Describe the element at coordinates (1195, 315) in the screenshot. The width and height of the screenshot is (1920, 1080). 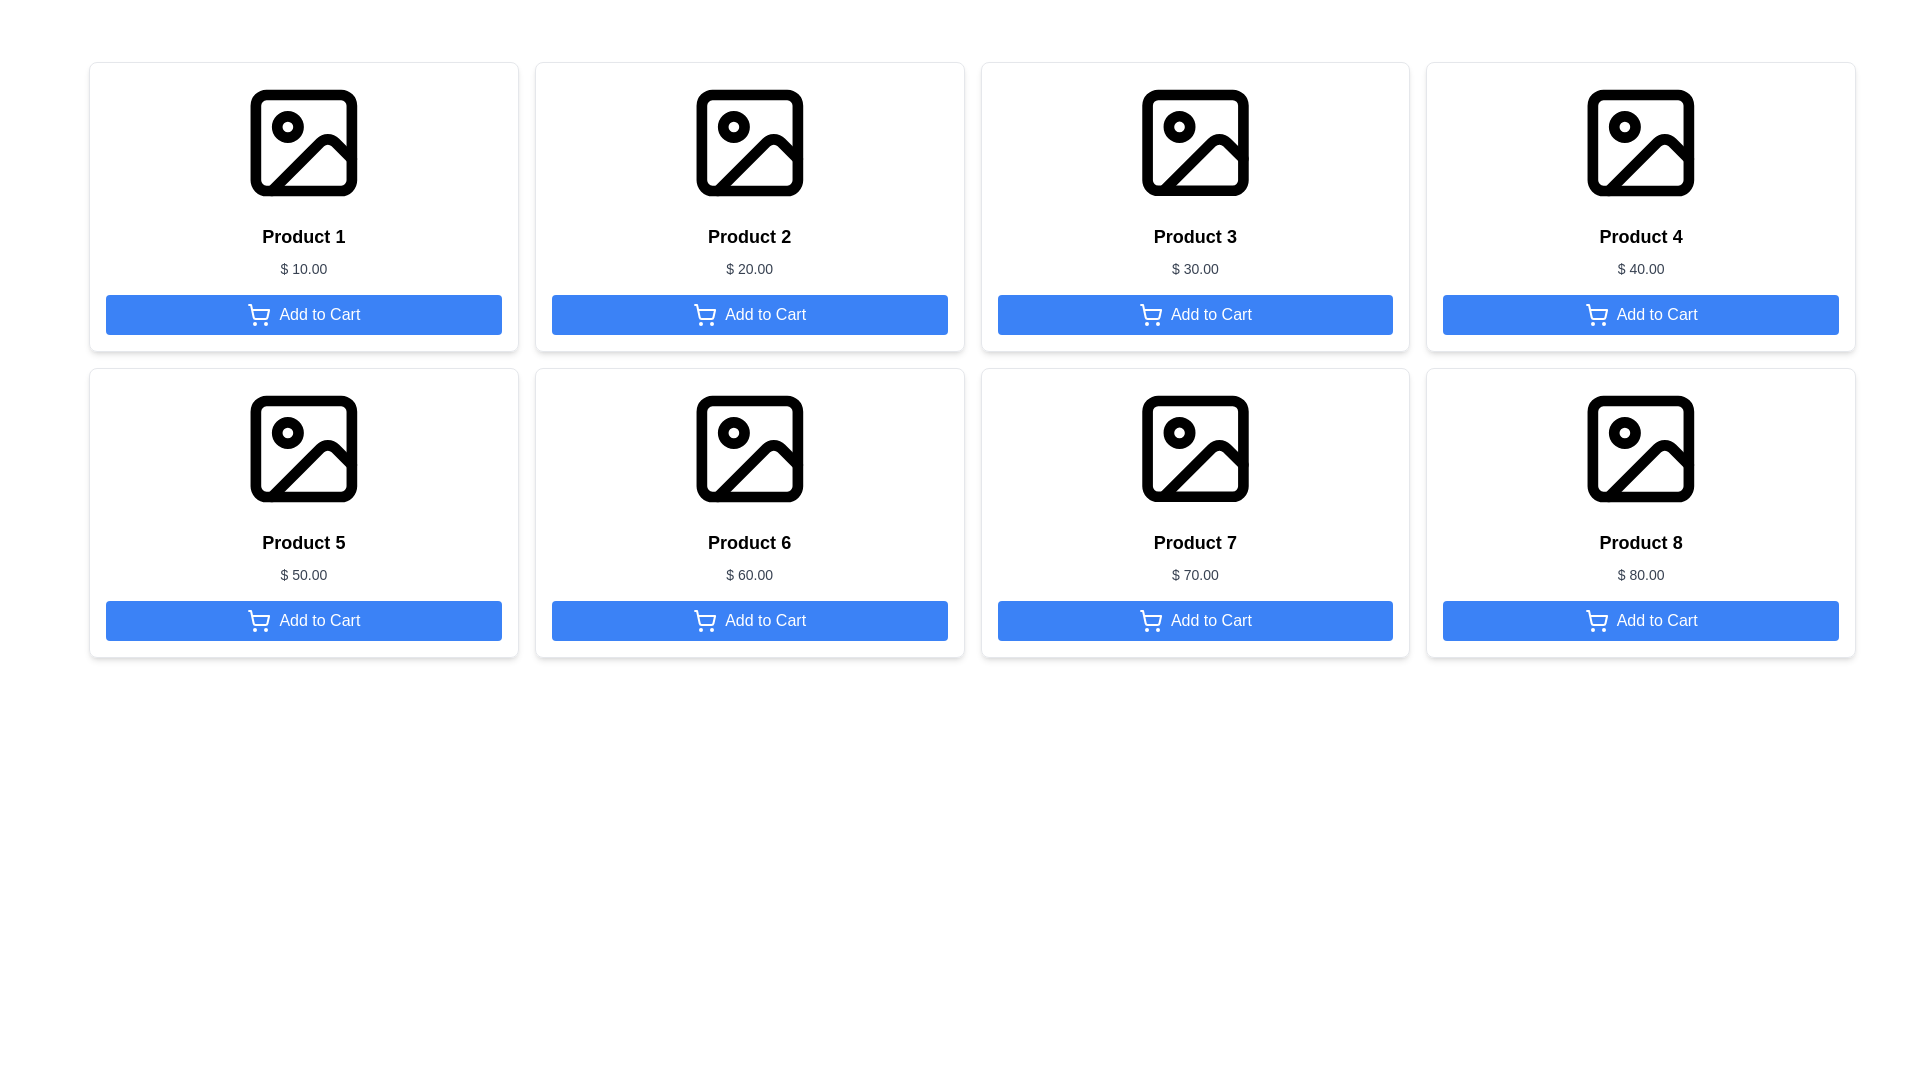
I see `the button` at that location.